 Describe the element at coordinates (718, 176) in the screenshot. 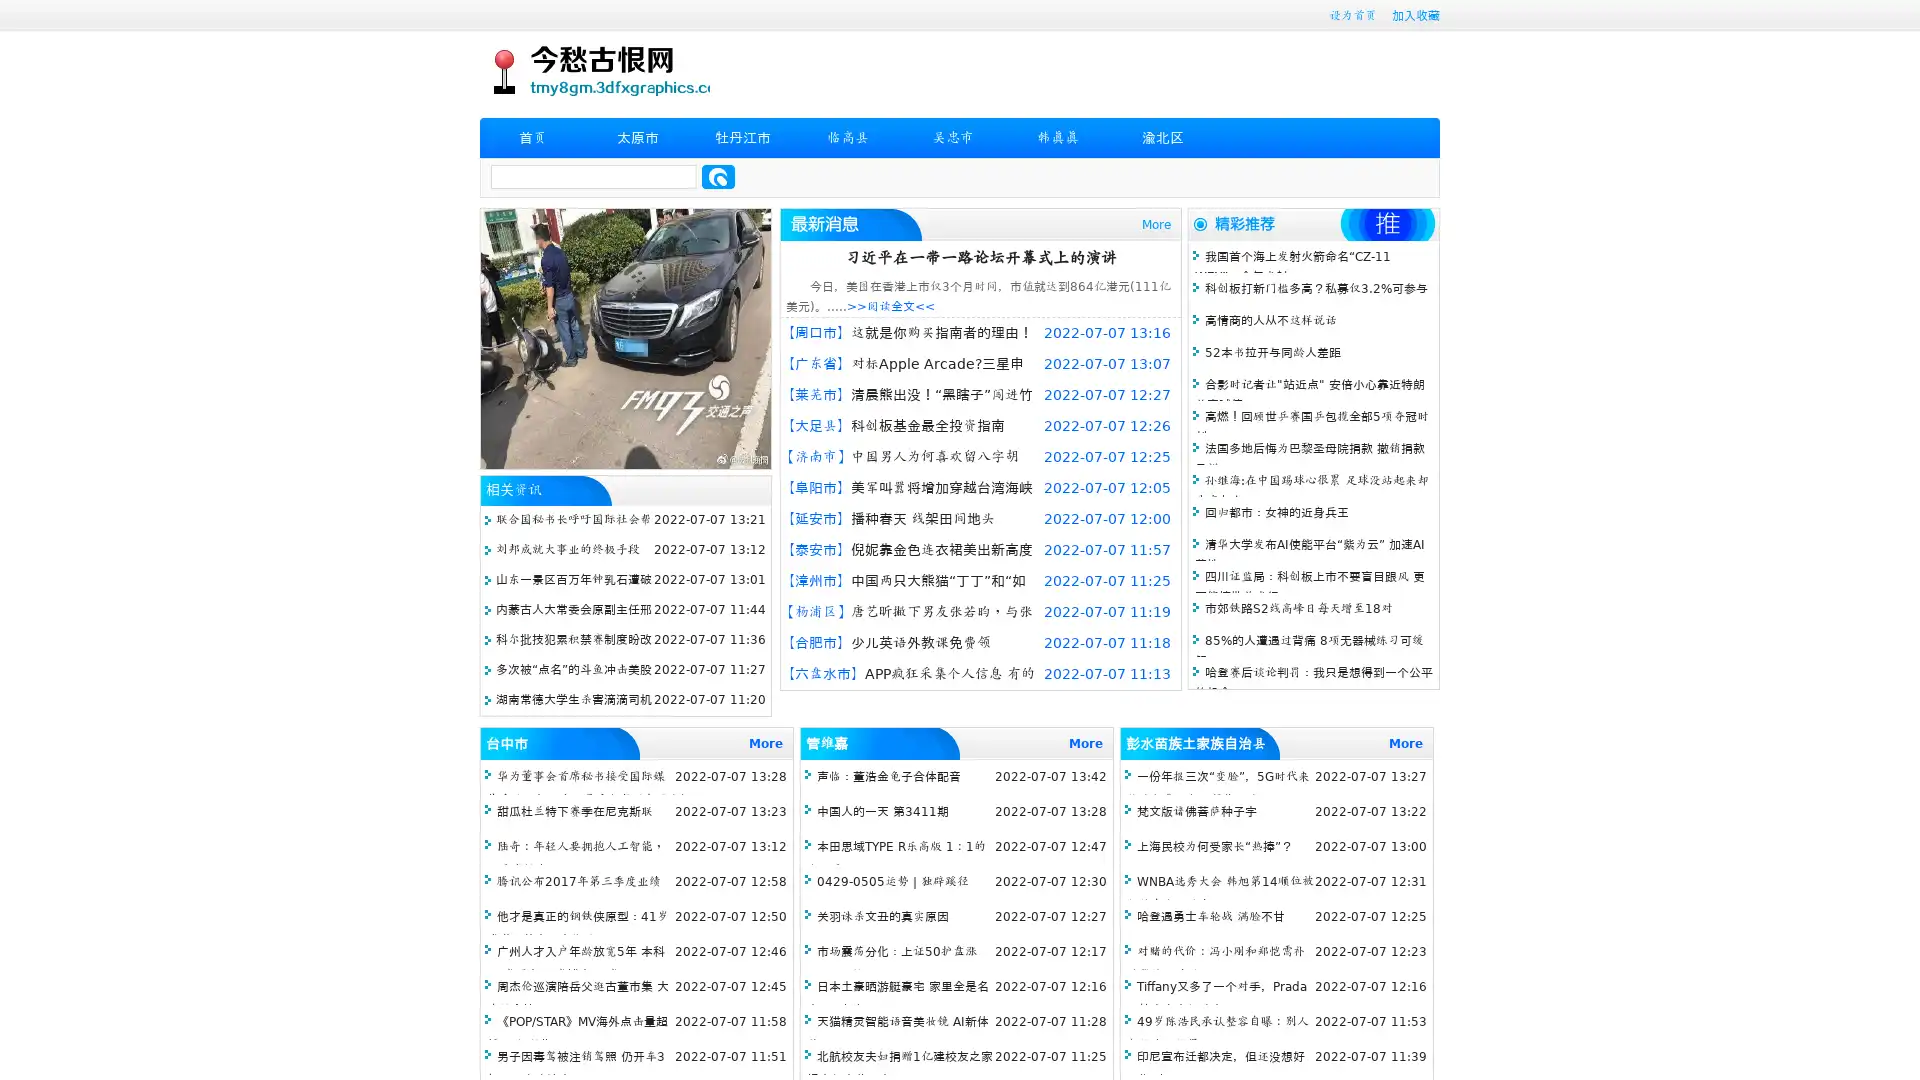

I see `Search` at that location.